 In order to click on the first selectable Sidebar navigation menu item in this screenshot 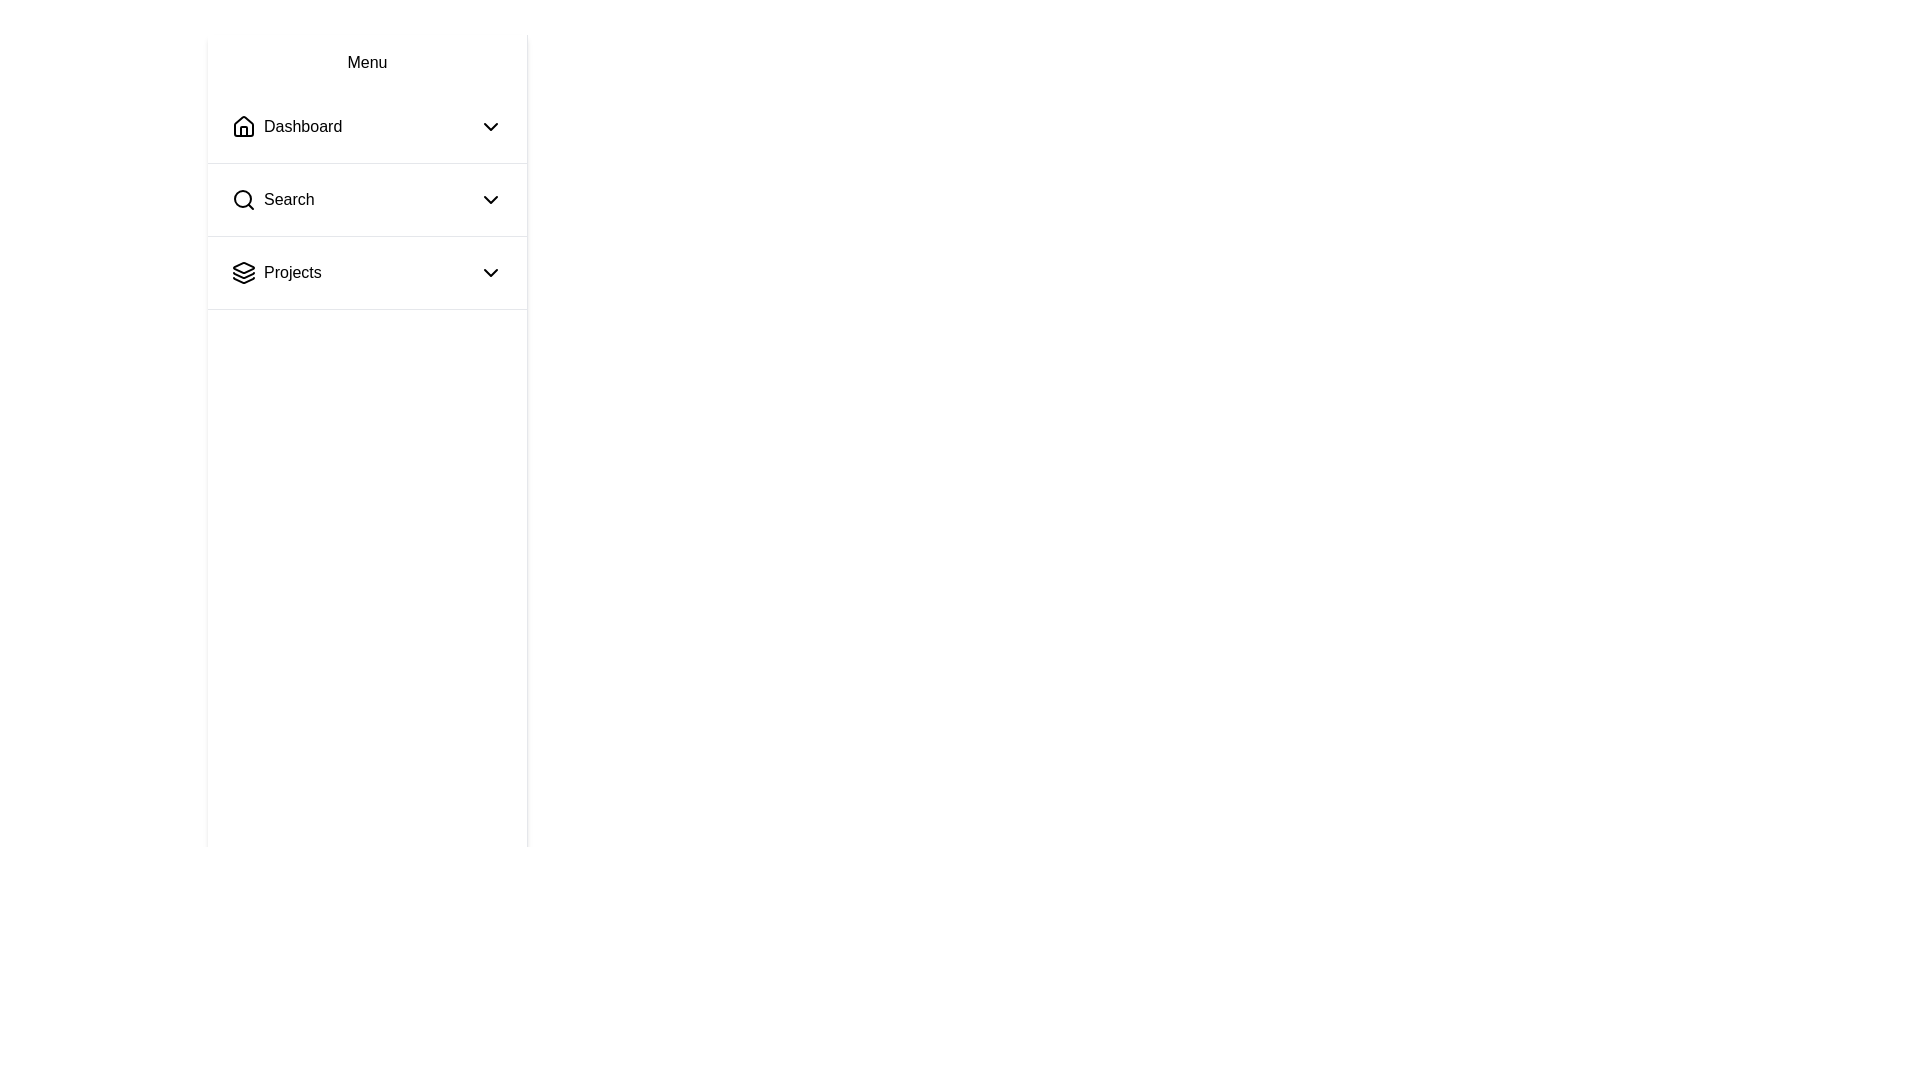, I will do `click(367, 127)`.